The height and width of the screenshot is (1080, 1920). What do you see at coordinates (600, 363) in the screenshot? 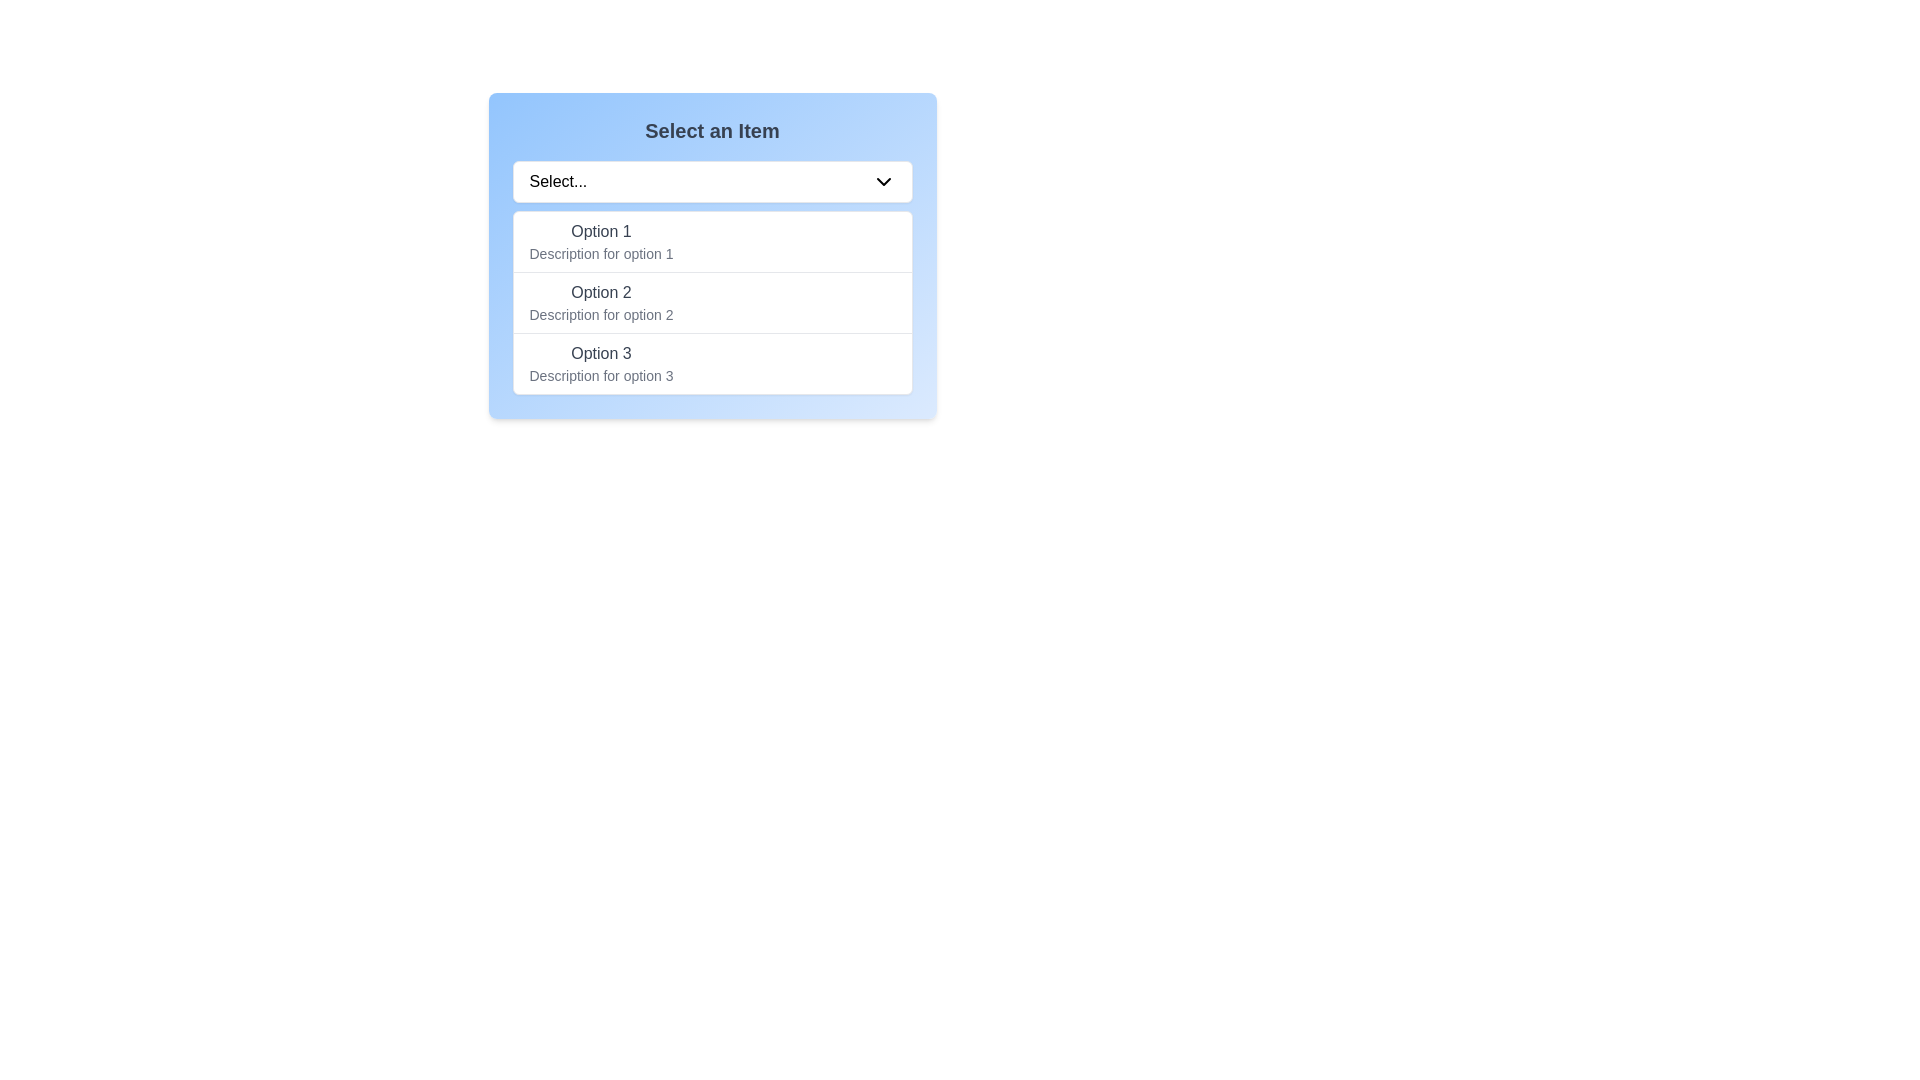
I see `the selectable option in the dropdown menu that displays 'Option 3' with the description 'Description for option 3'` at bounding box center [600, 363].